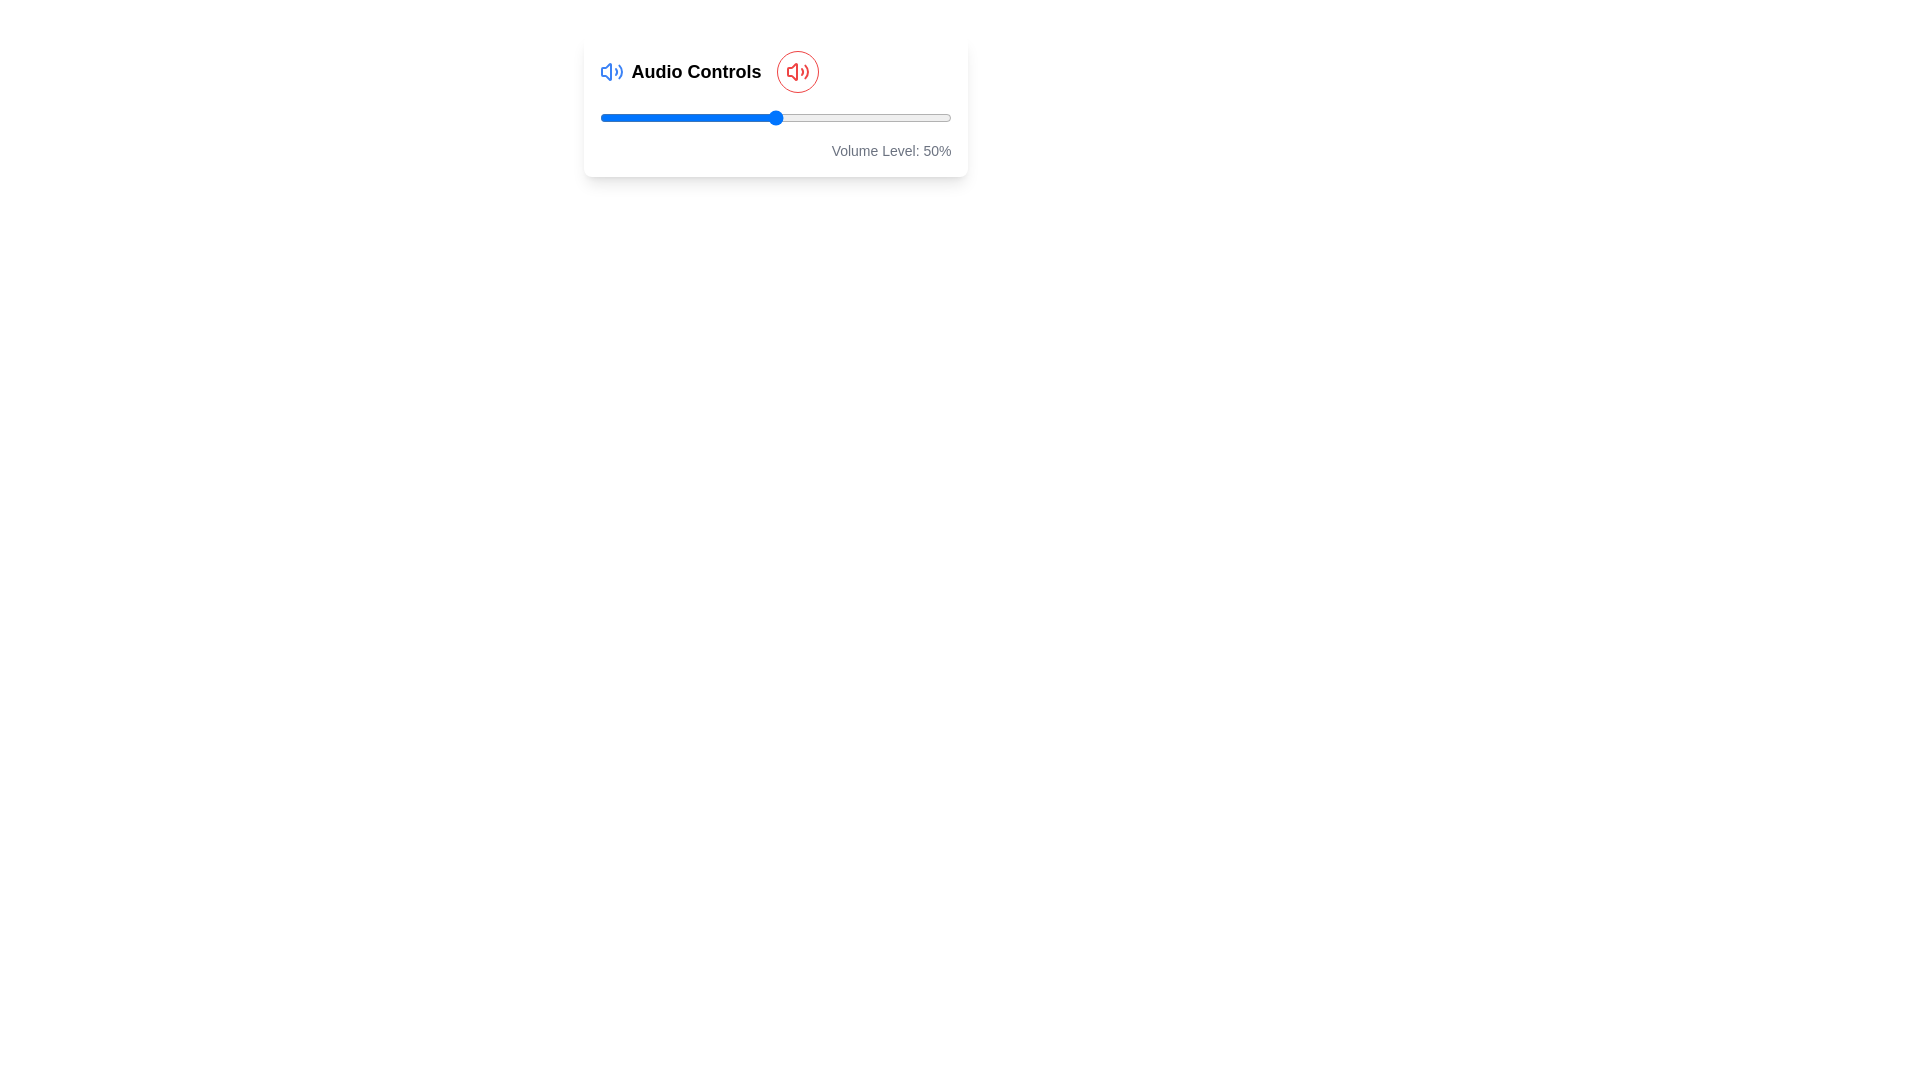 The image size is (1920, 1080). What do you see at coordinates (645, 118) in the screenshot?
I see `the volume slider to 13% by dragging the slider to the corresponding position` at bounding box center [645, 118].